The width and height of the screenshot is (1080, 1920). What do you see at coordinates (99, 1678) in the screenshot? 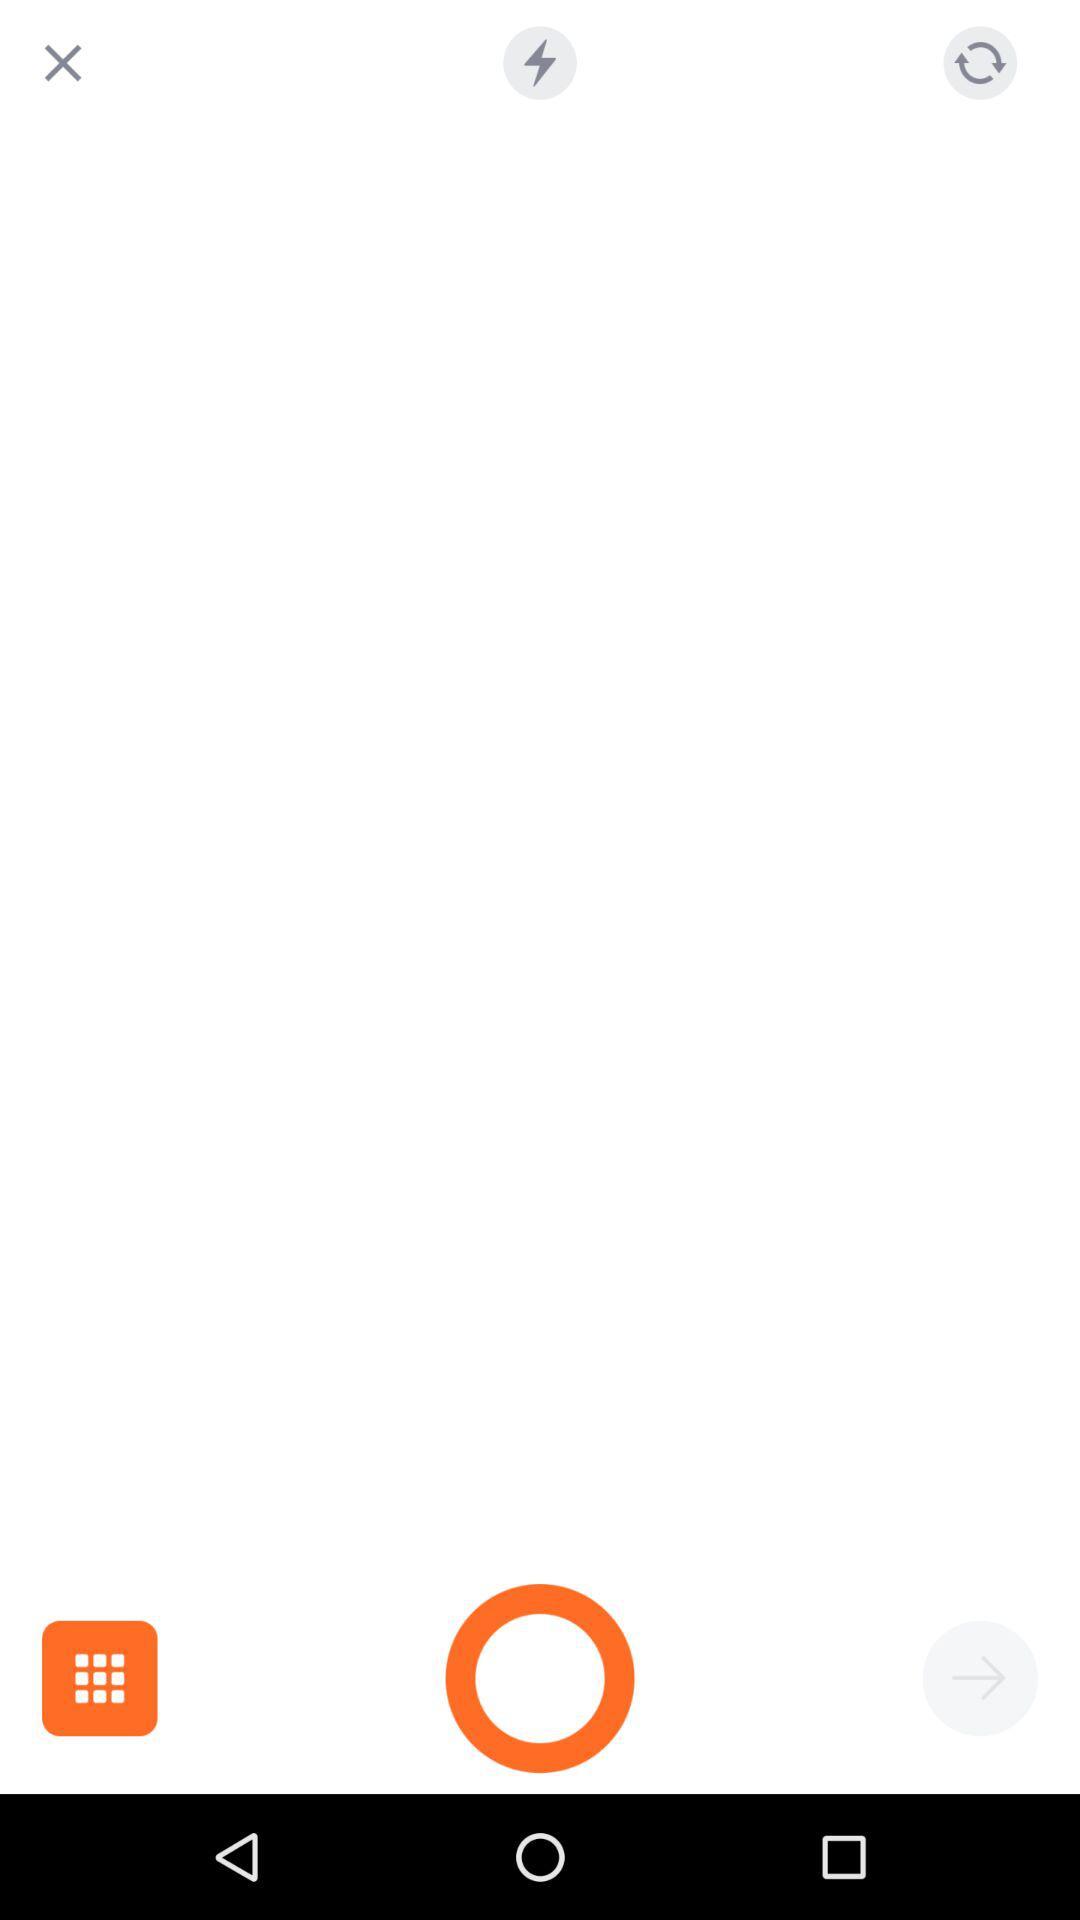
I see `the dashboard icon` at bounding box center [99, 1678].